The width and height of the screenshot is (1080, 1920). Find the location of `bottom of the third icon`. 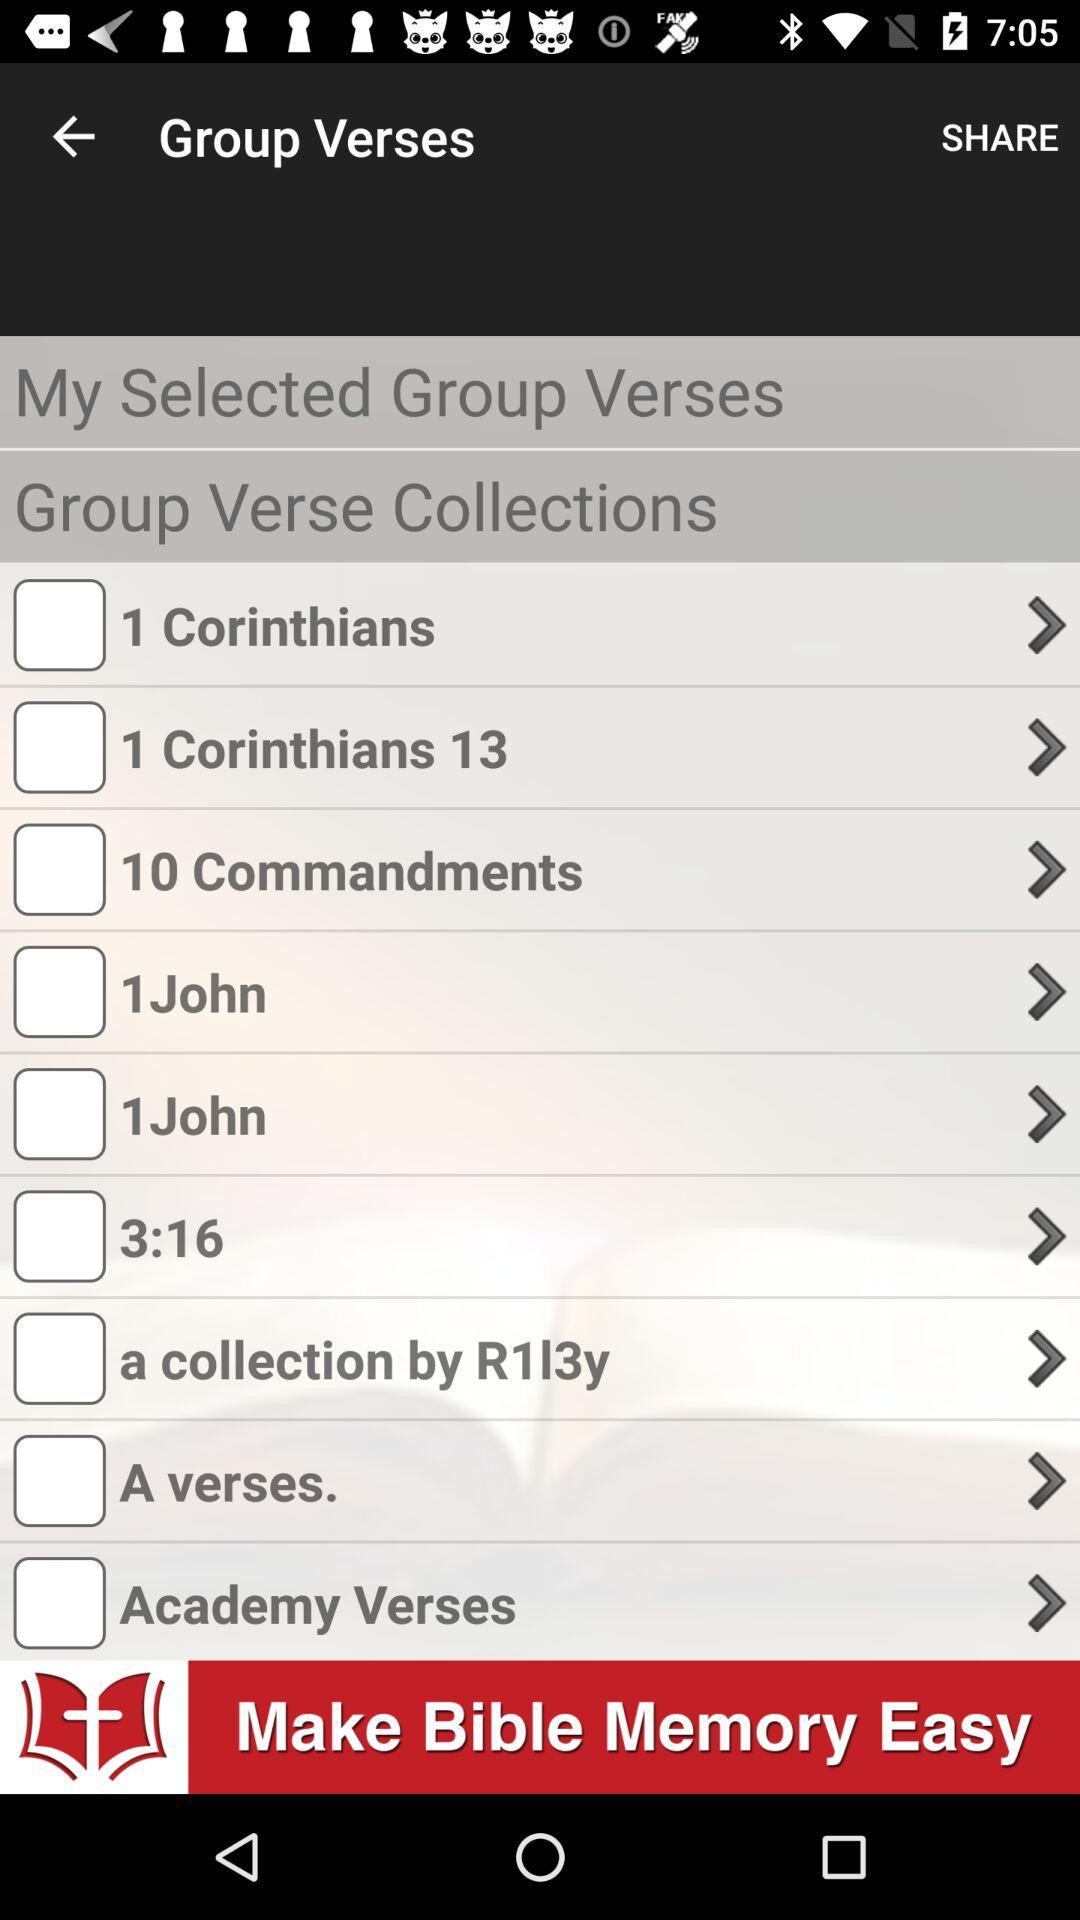

bottom of the third icon is located at coordinates (59, 1358).